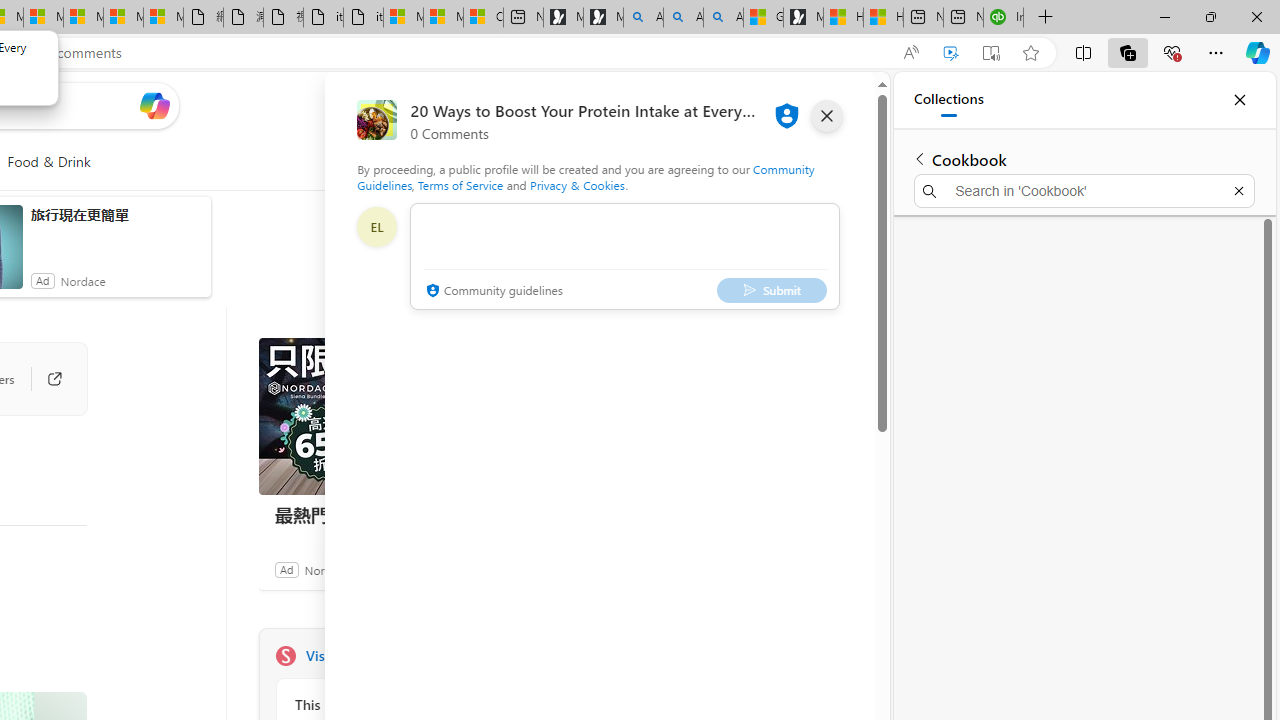 This screenshot has height=720, width=1280. Describe the element at coordinates (623, 255) in the screenshot. I see `'comment-box'` at that location.